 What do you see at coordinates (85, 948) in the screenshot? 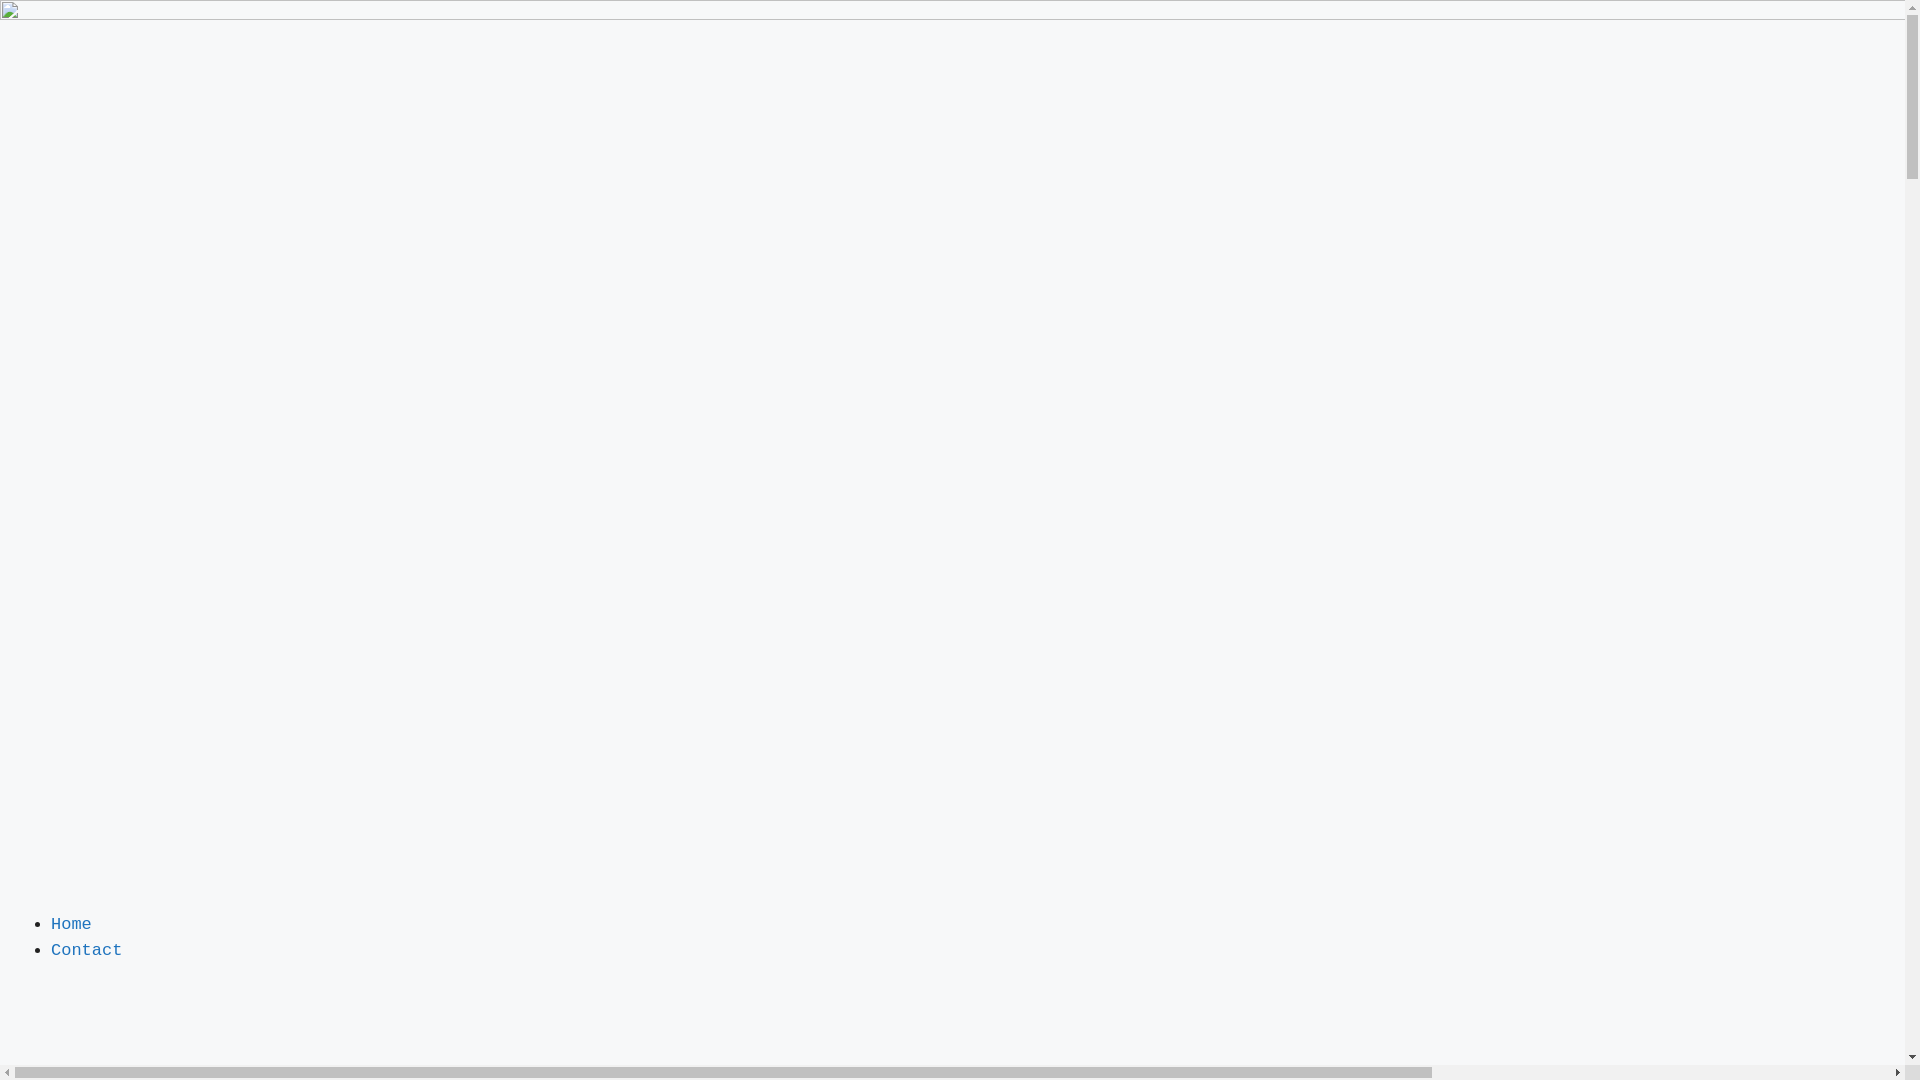
I see `'Contact'` at bounding box center [85, 948].